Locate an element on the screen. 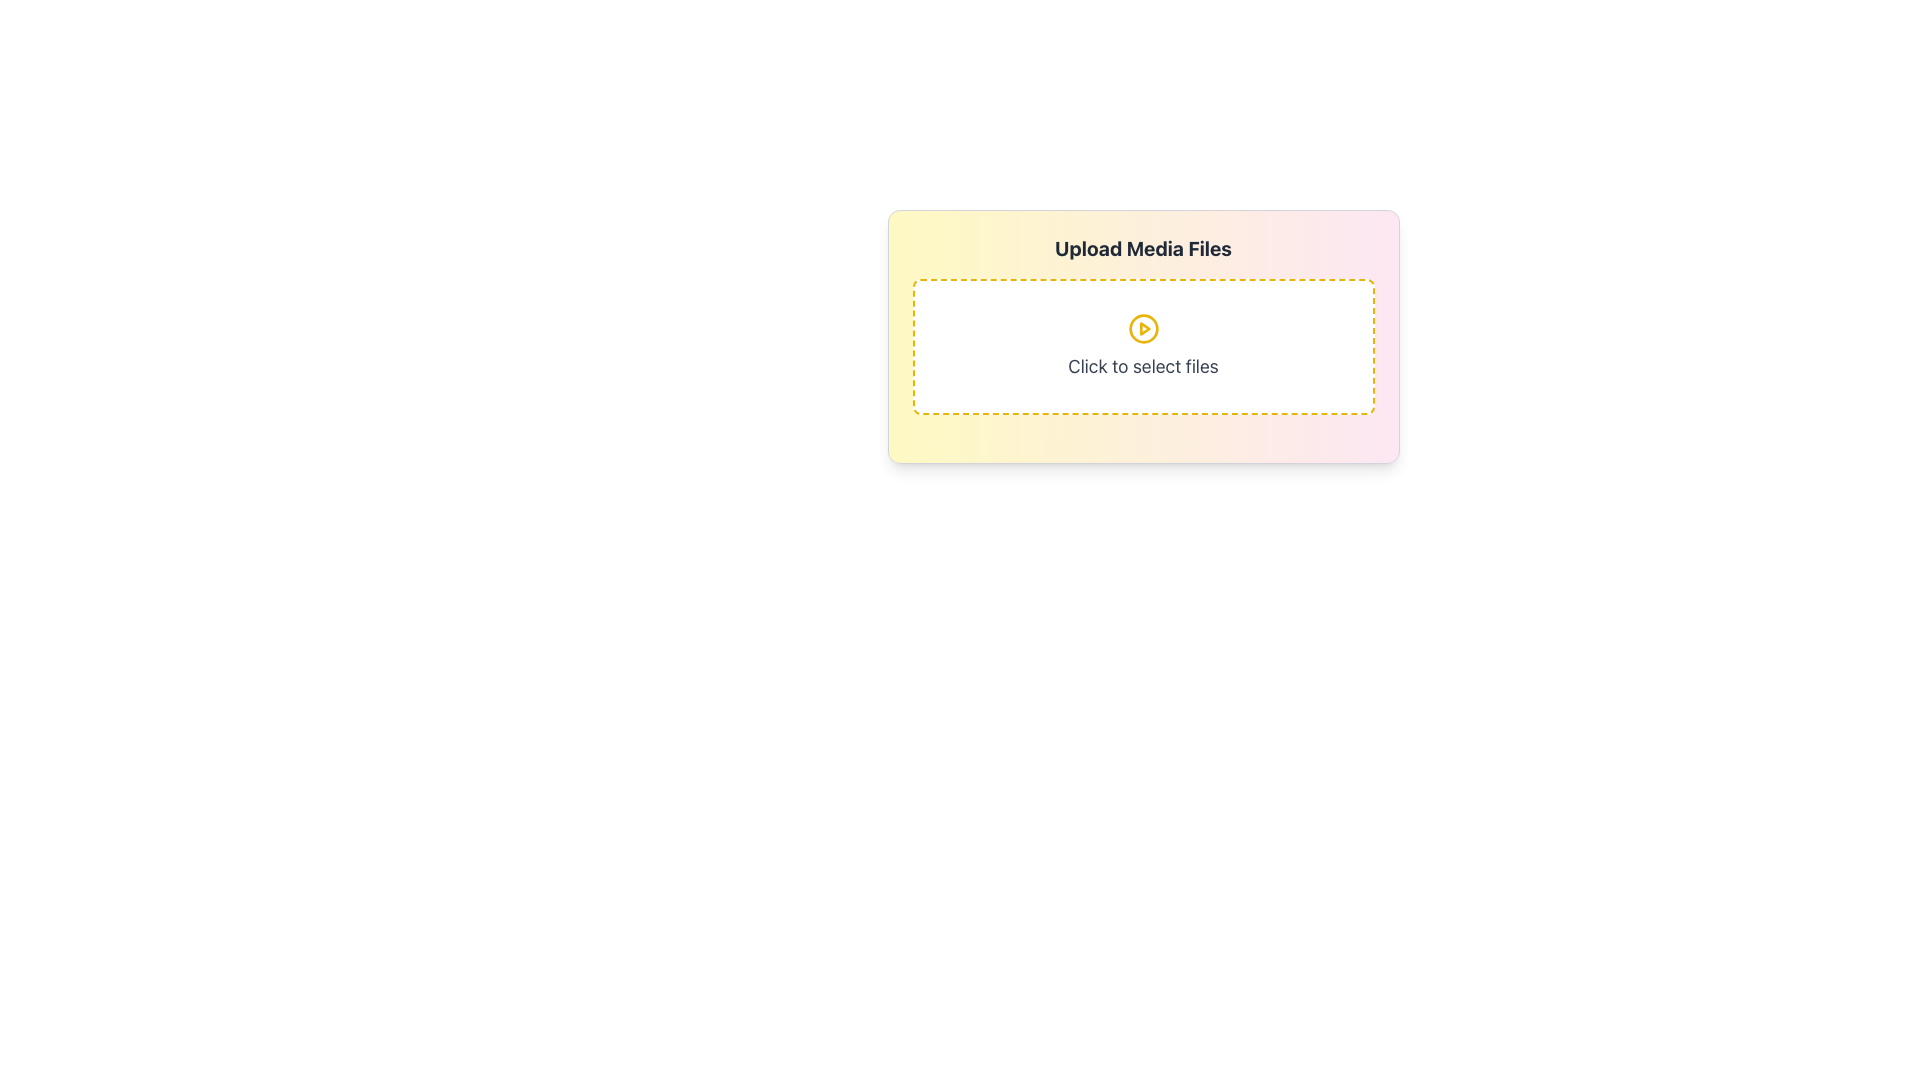 This screenshot has width=1920, height=1080. the yellow circular play button icon with a triangular play symbol, located above the 'Click is located at coordinates (1143, 327).